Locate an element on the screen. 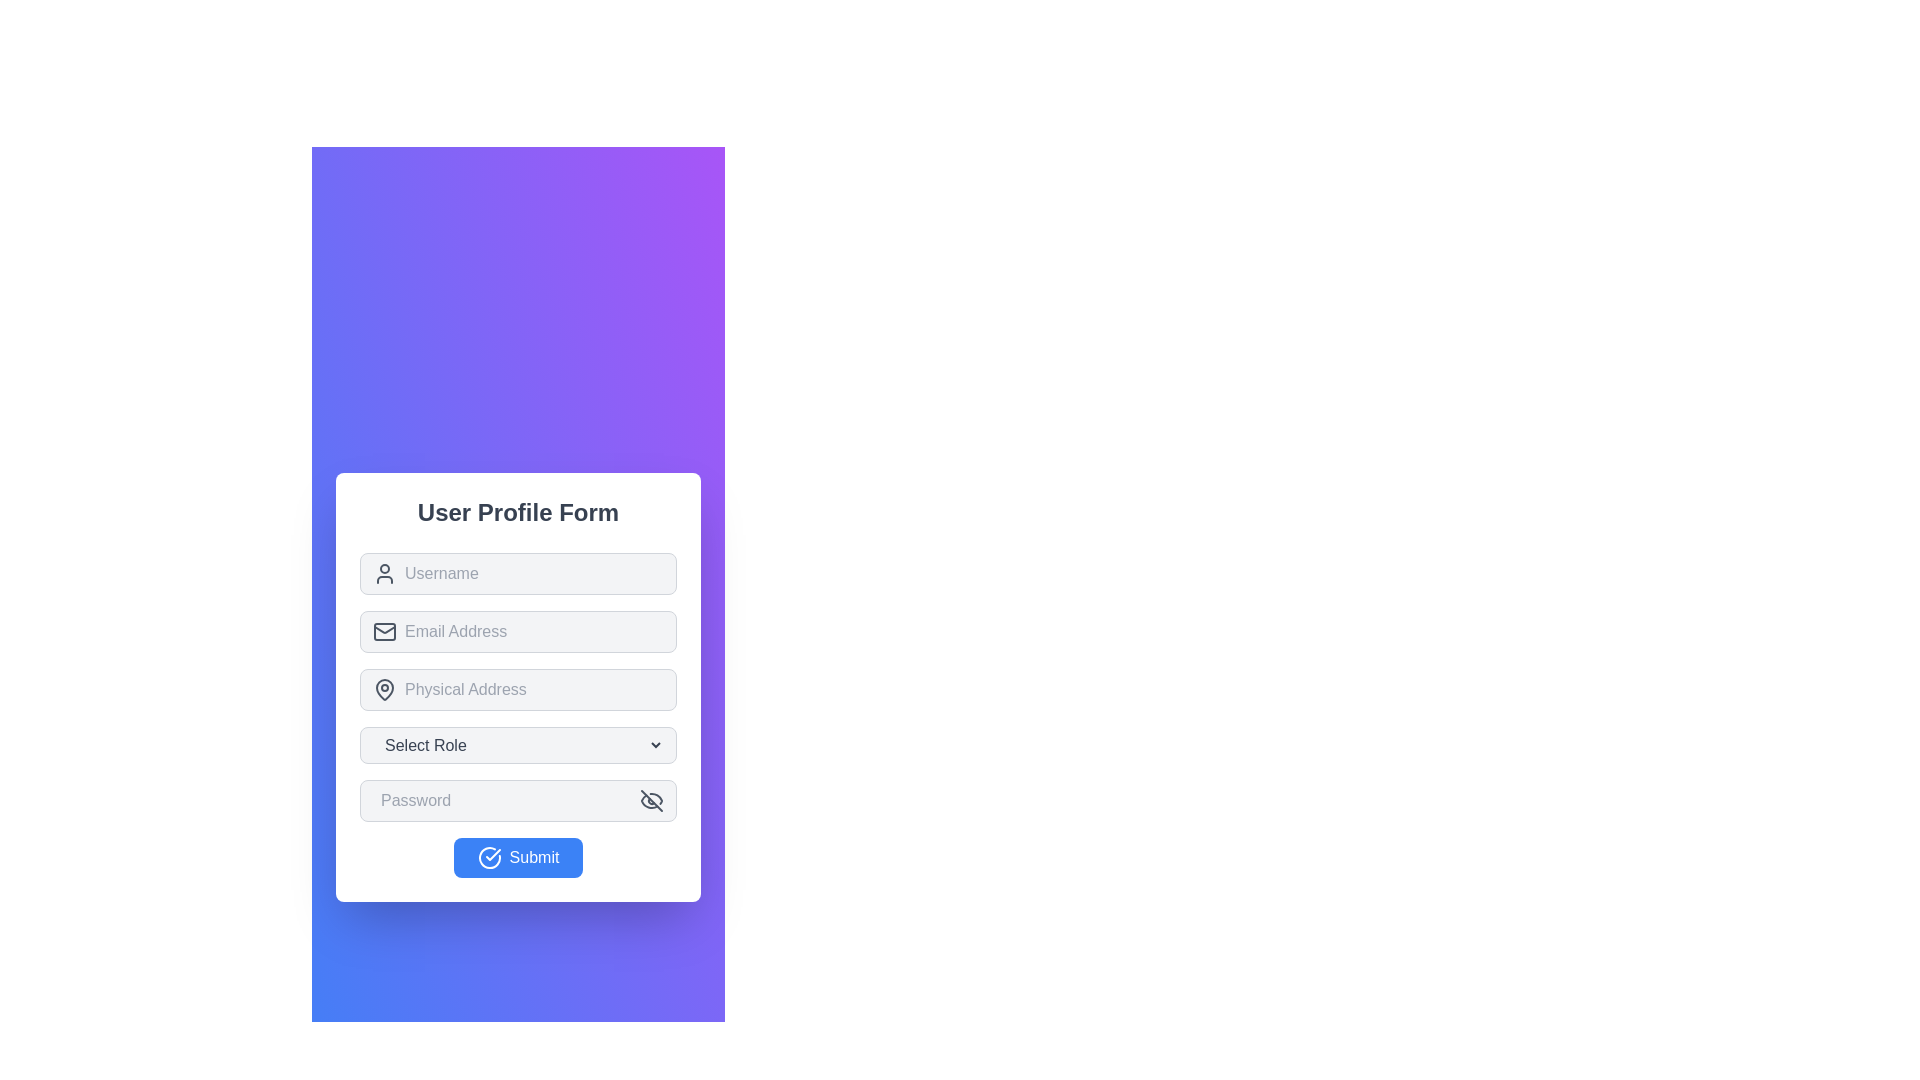  the rectangular blue 'Submit' button with white text and a checkmark icon is located at coordinates (518, 856).